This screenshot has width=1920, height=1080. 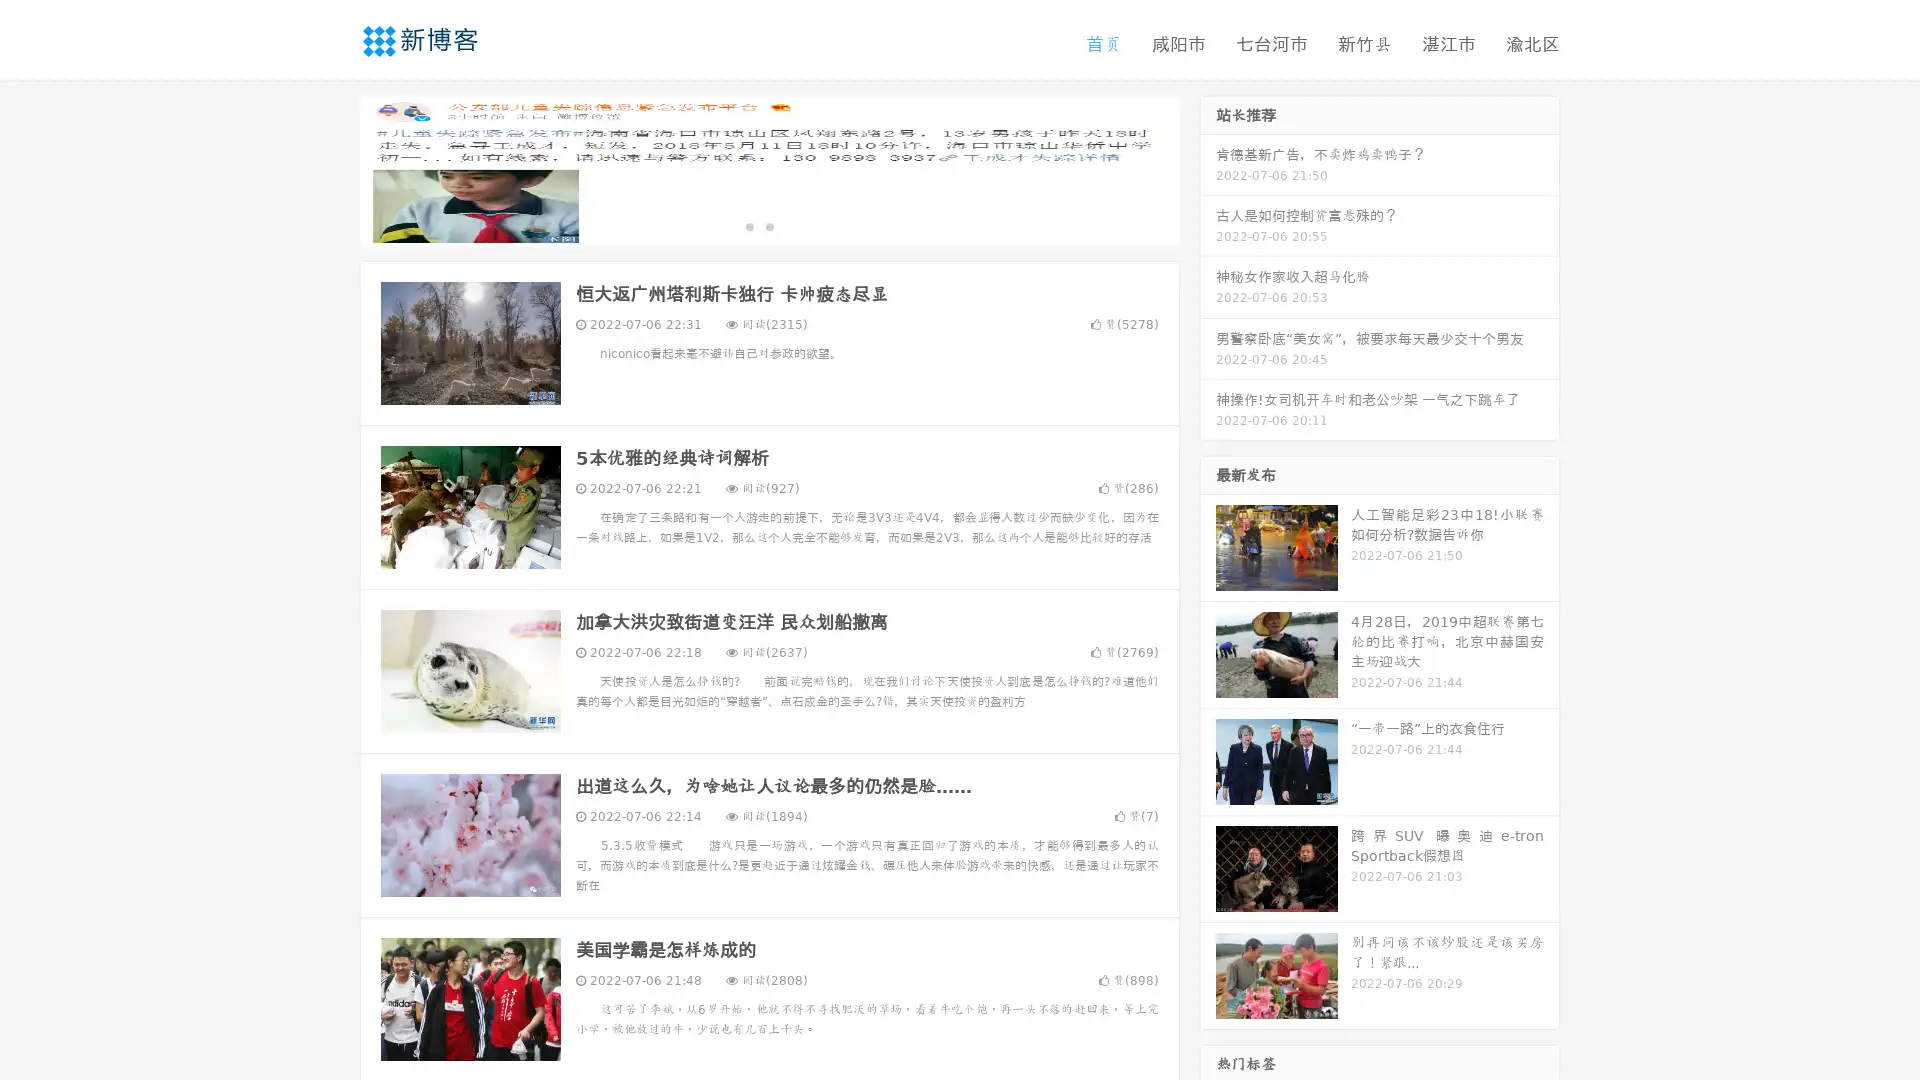 I want to click on Go to slide 1, so click(x=748, y=225).